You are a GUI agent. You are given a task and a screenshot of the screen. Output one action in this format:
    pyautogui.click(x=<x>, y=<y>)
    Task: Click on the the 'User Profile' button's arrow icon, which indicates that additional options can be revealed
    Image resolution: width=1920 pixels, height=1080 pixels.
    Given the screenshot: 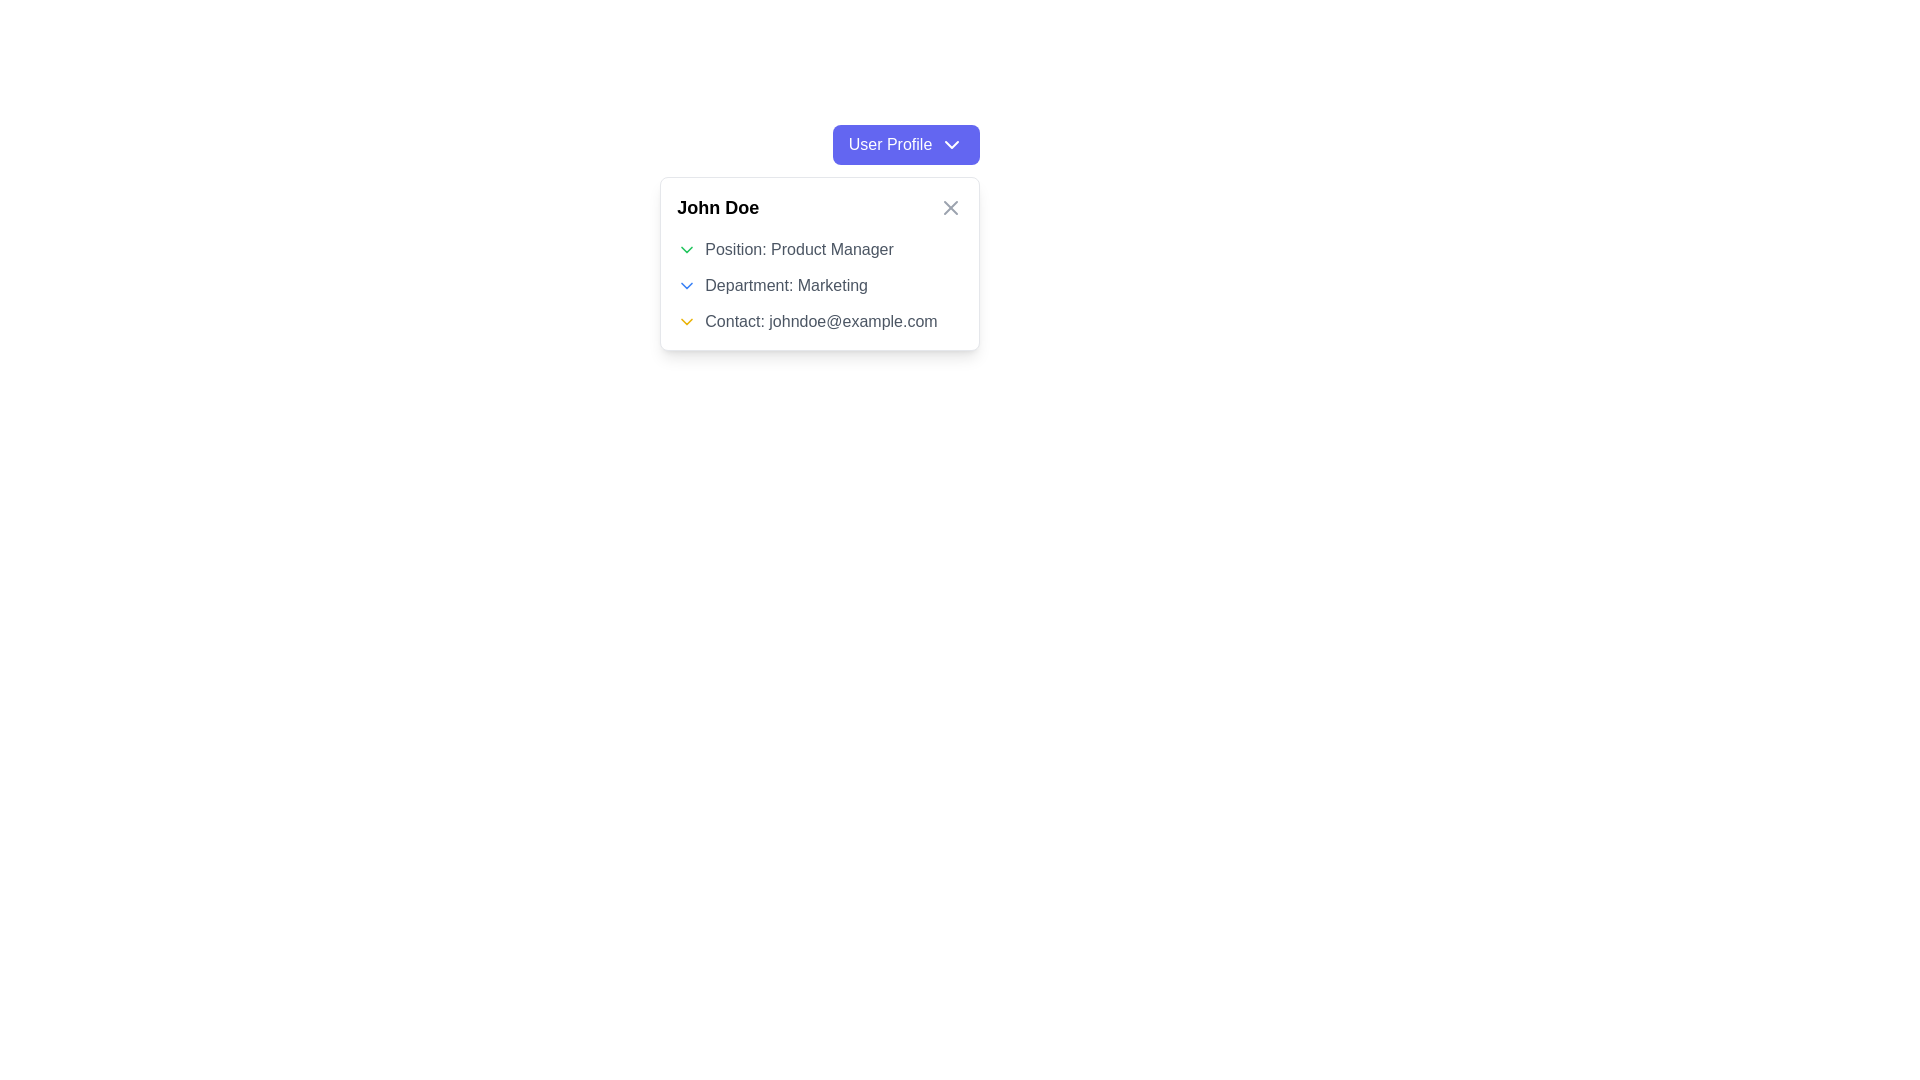 What is the action you would take?
    pyautogui.click(x=951, y=144)
    